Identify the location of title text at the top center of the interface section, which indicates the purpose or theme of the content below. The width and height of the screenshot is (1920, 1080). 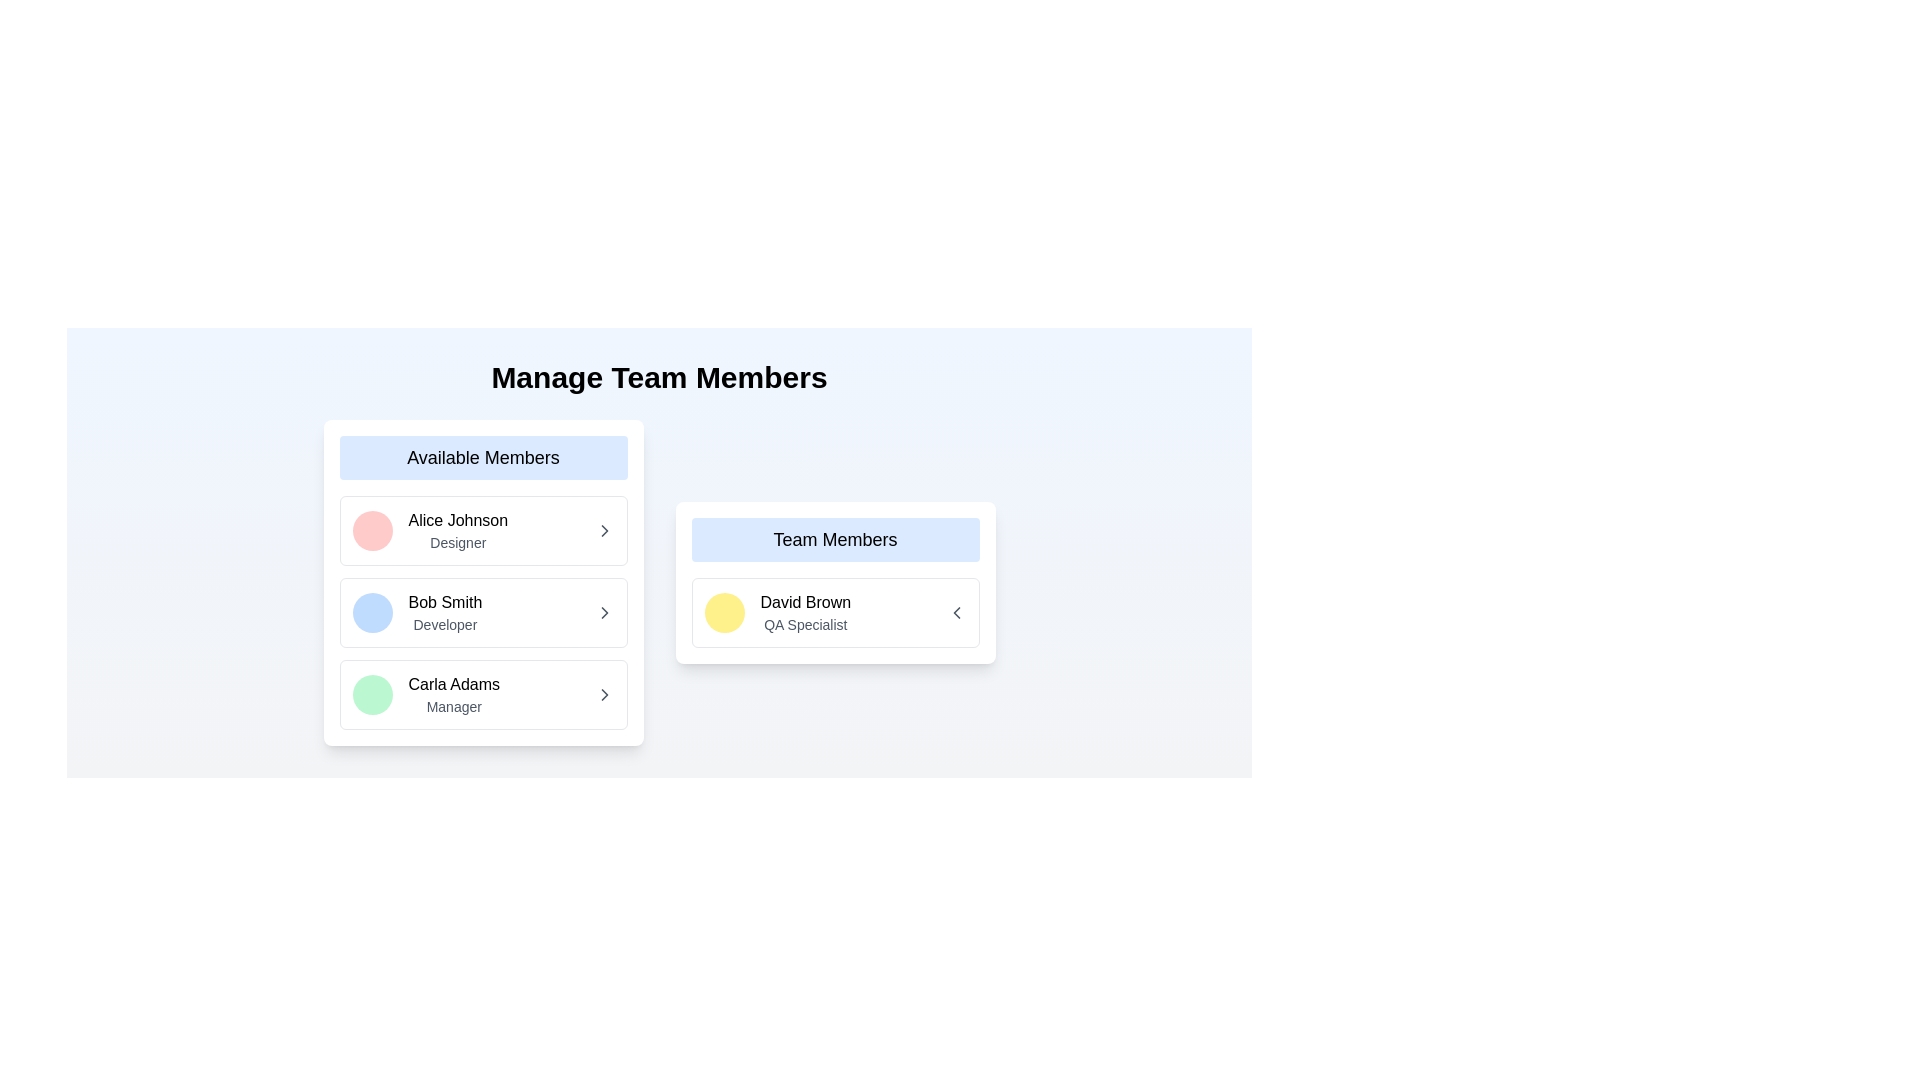
(659, 378).